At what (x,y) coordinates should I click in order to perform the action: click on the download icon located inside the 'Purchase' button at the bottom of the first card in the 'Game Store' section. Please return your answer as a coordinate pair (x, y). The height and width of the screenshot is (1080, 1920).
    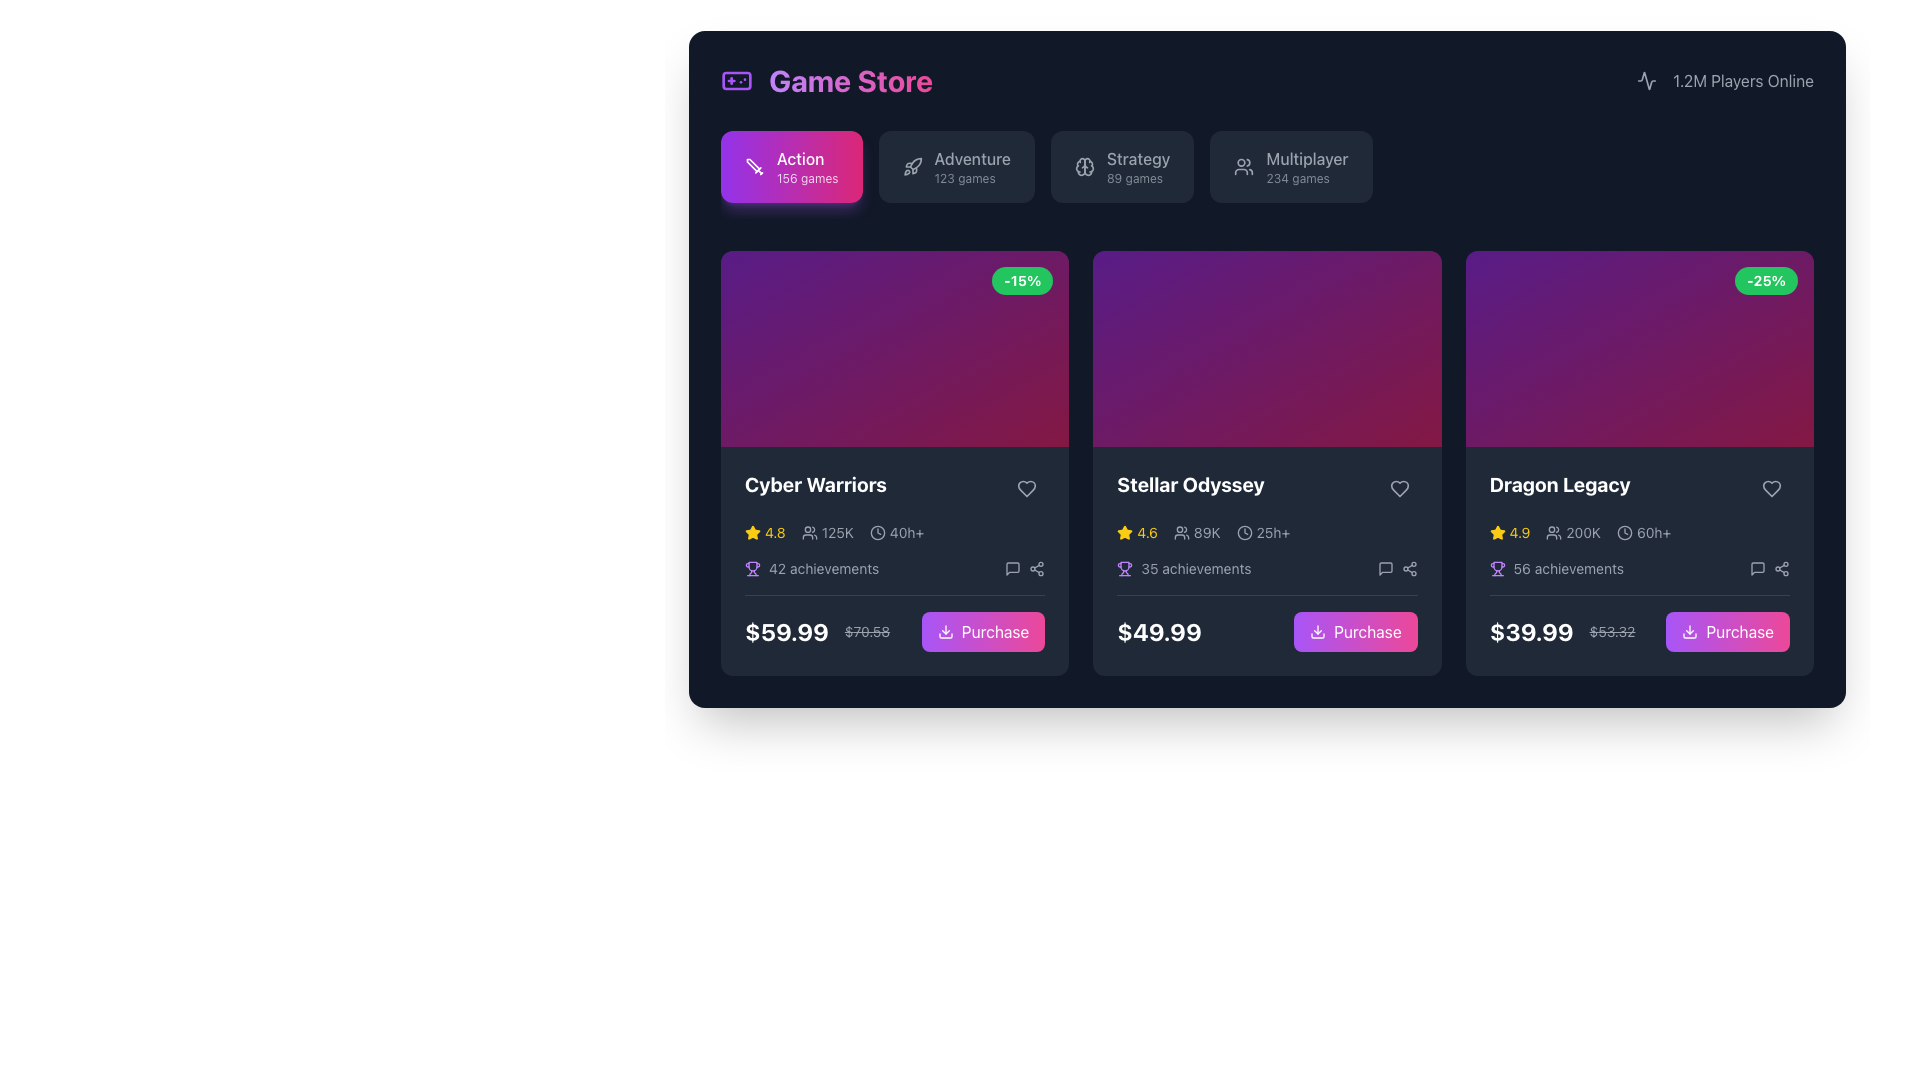
    Looking at the image, I should click on (944, 631).